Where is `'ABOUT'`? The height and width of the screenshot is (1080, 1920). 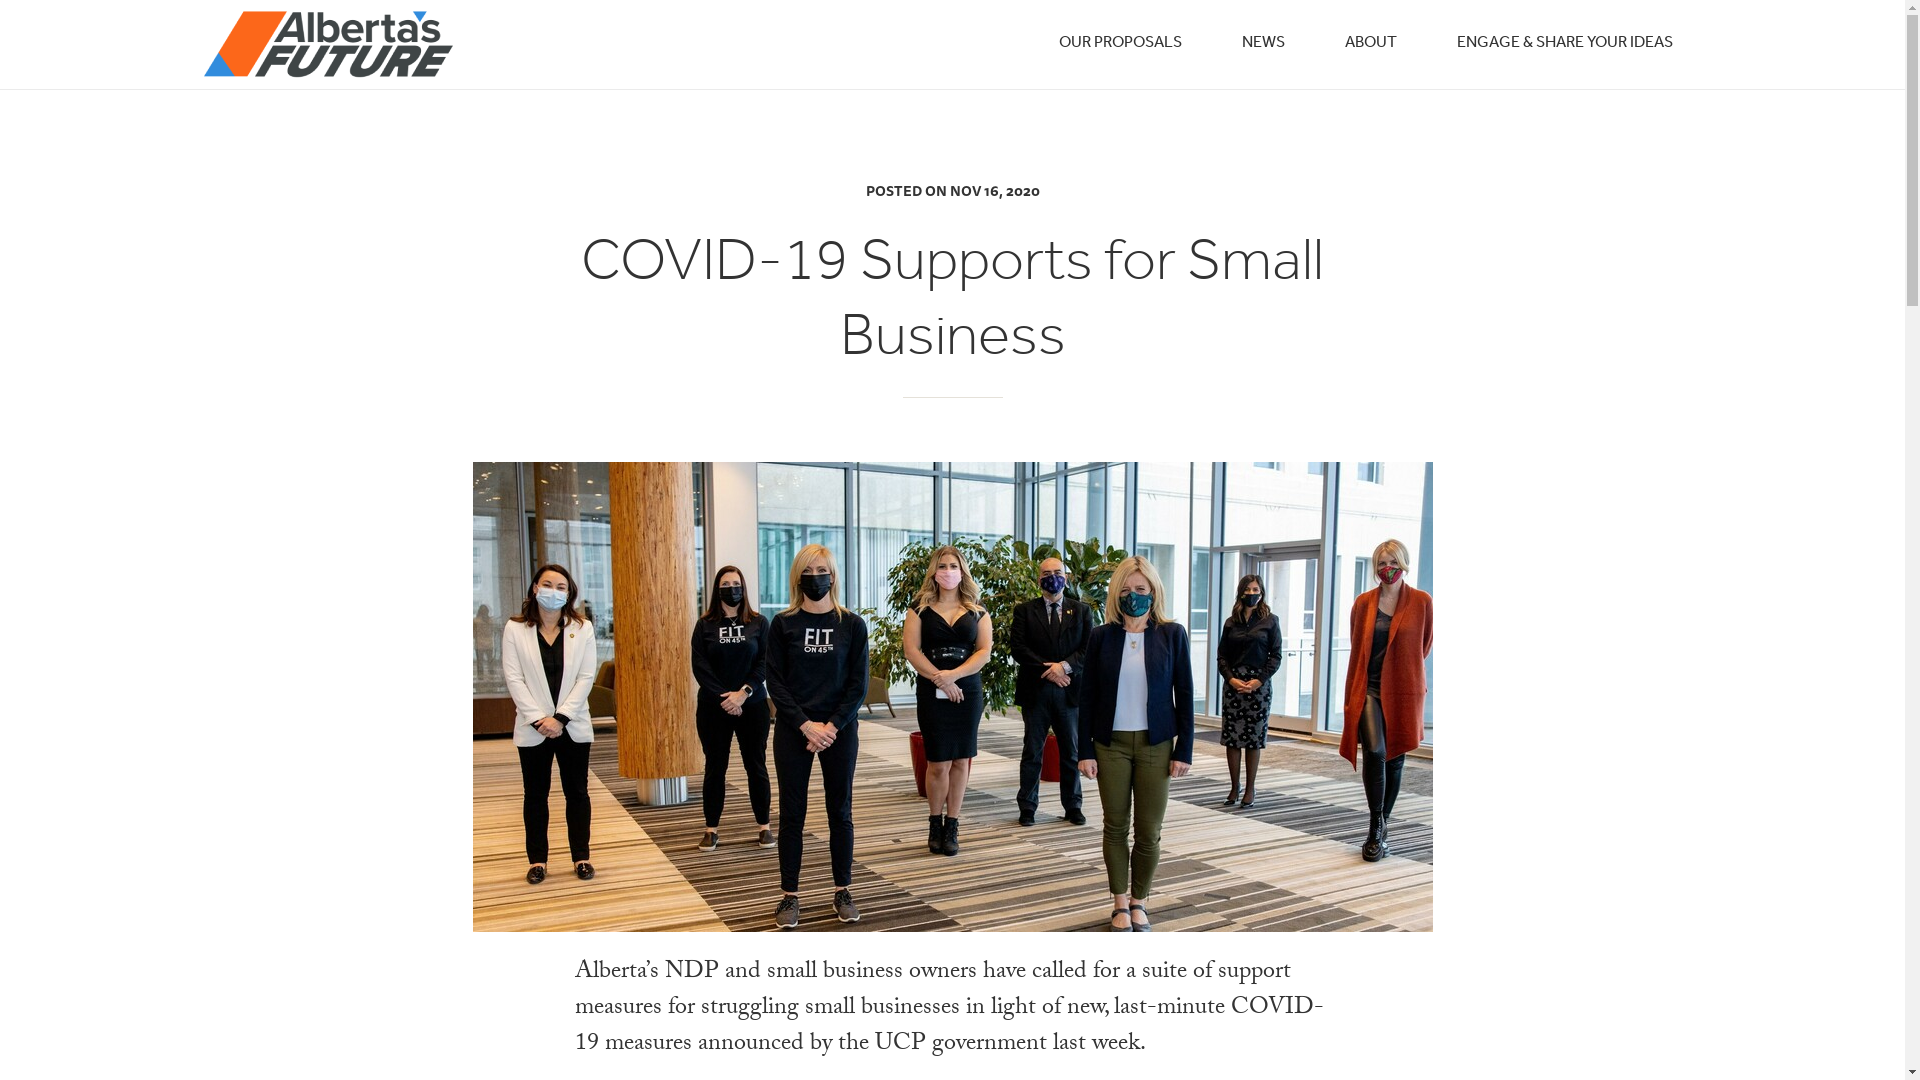
'ABOUT' is located at coordinates (1368, 42).